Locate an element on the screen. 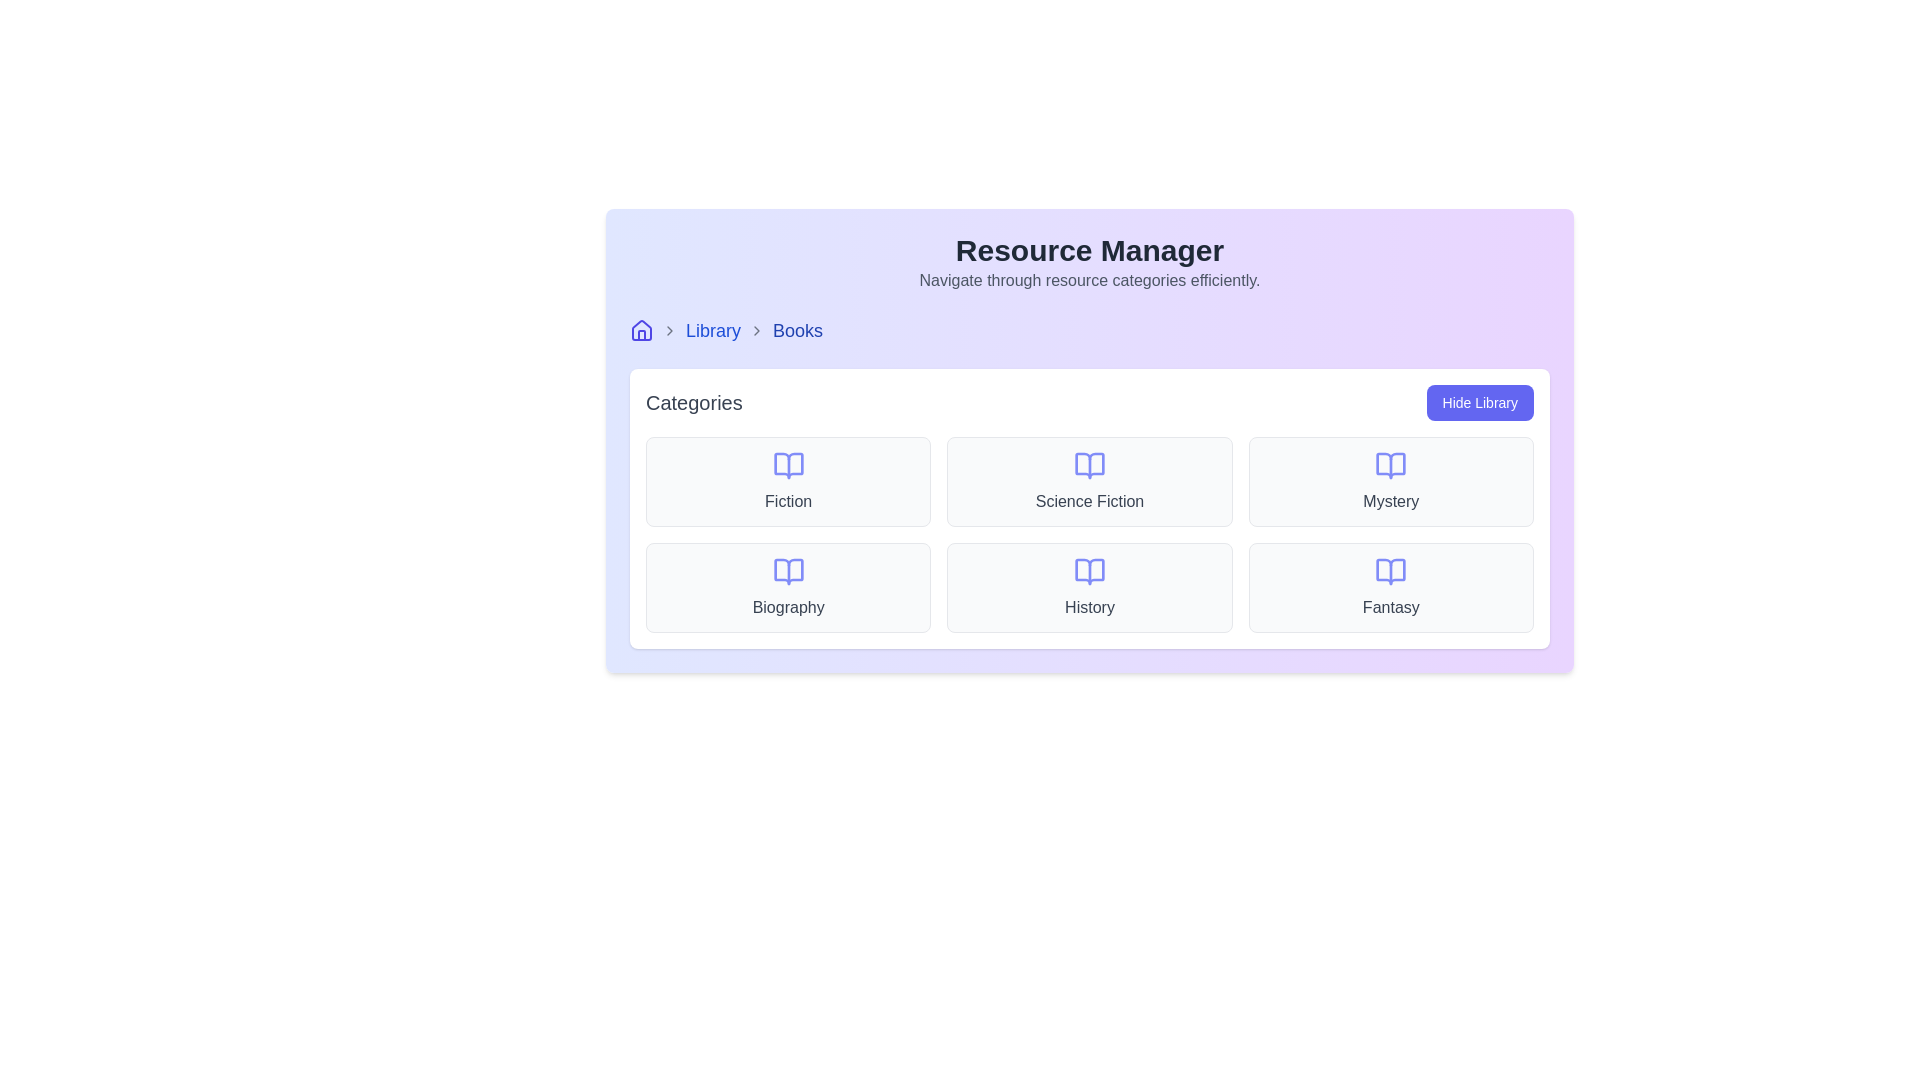 The image size is (1920, 1080). the open book icon representing the 'Fiction' category located in the top-left category tile of the grid is located at coordinates (787, 466).